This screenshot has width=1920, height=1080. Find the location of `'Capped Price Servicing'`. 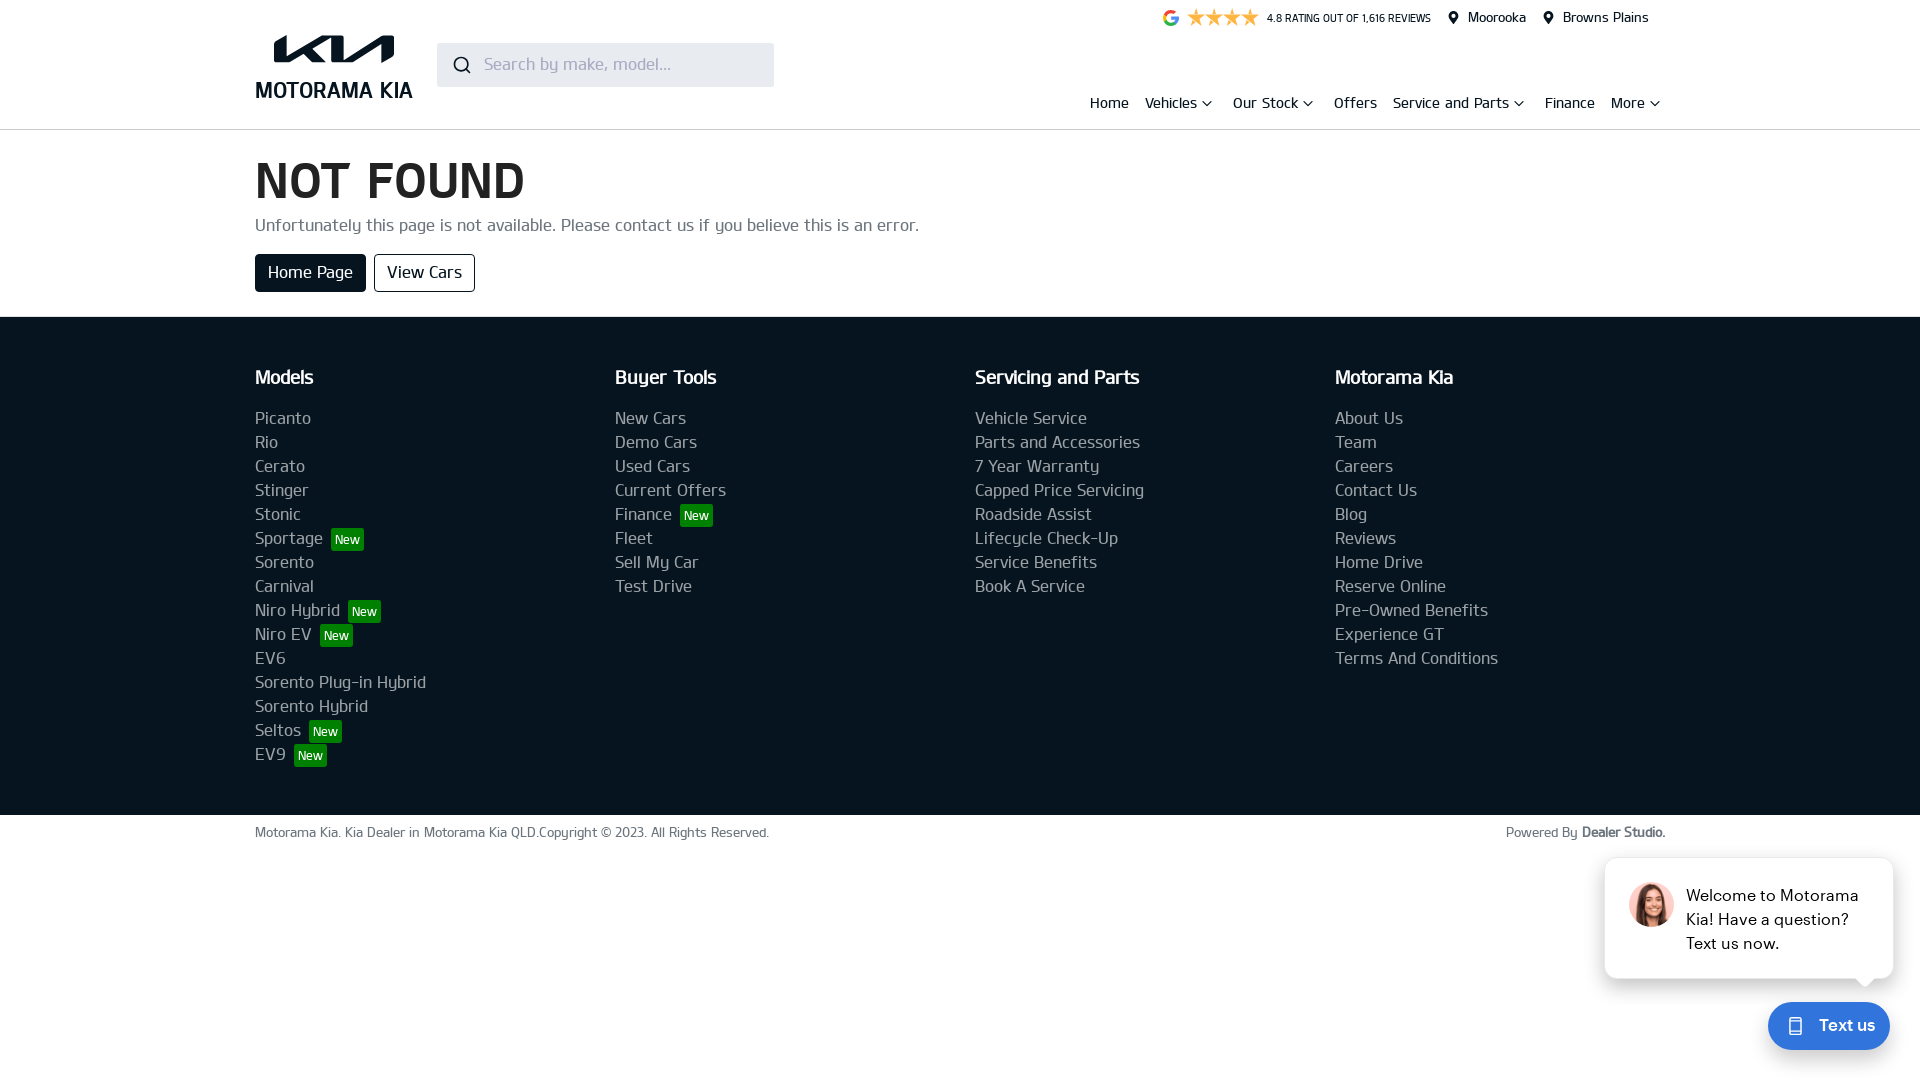

'Capped Price Servicing' is located at coordinates (1058, 490).